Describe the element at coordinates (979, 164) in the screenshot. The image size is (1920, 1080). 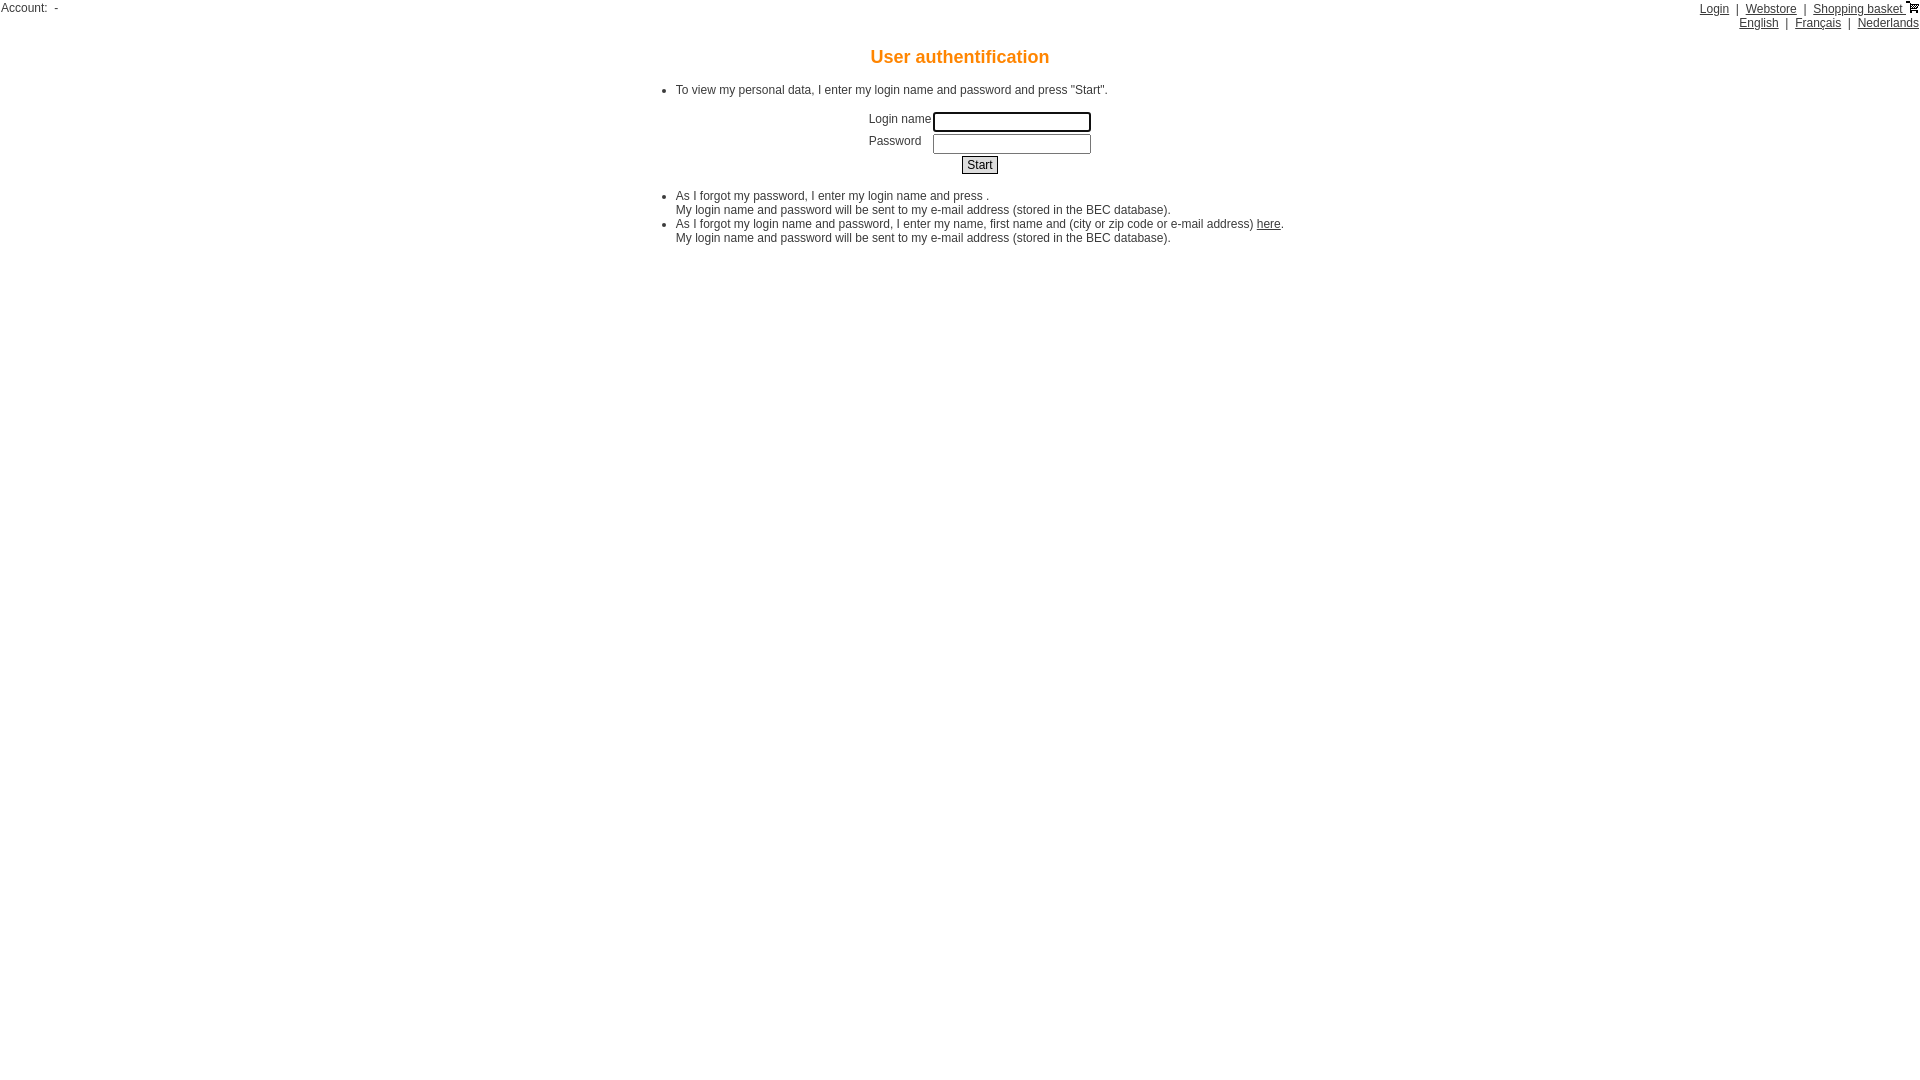
I see `'Start'` at that location.